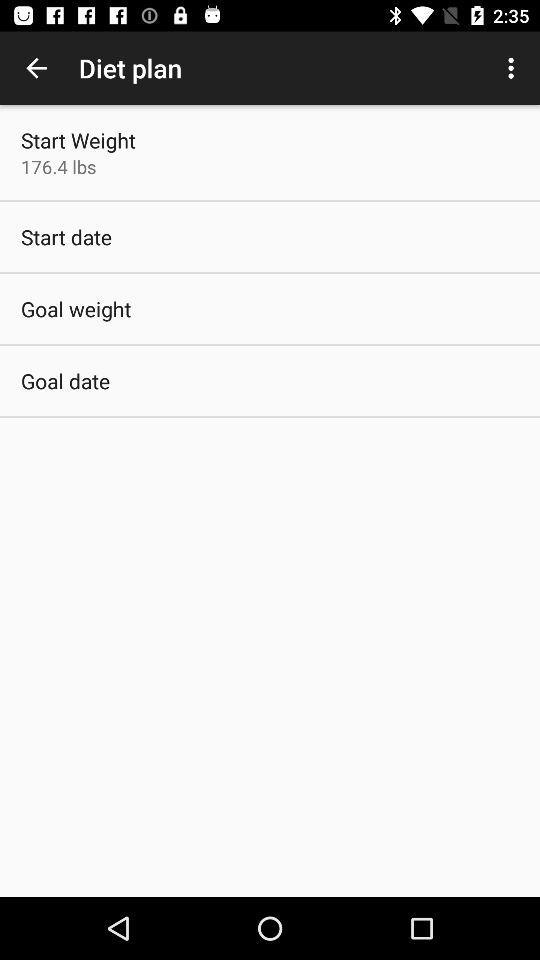 The width and height of the screenshot is (540, 960). What do you see at coordinates (75, 309) in the screenshot?
I see `item above goal date app` at bounding box center [75, 309].